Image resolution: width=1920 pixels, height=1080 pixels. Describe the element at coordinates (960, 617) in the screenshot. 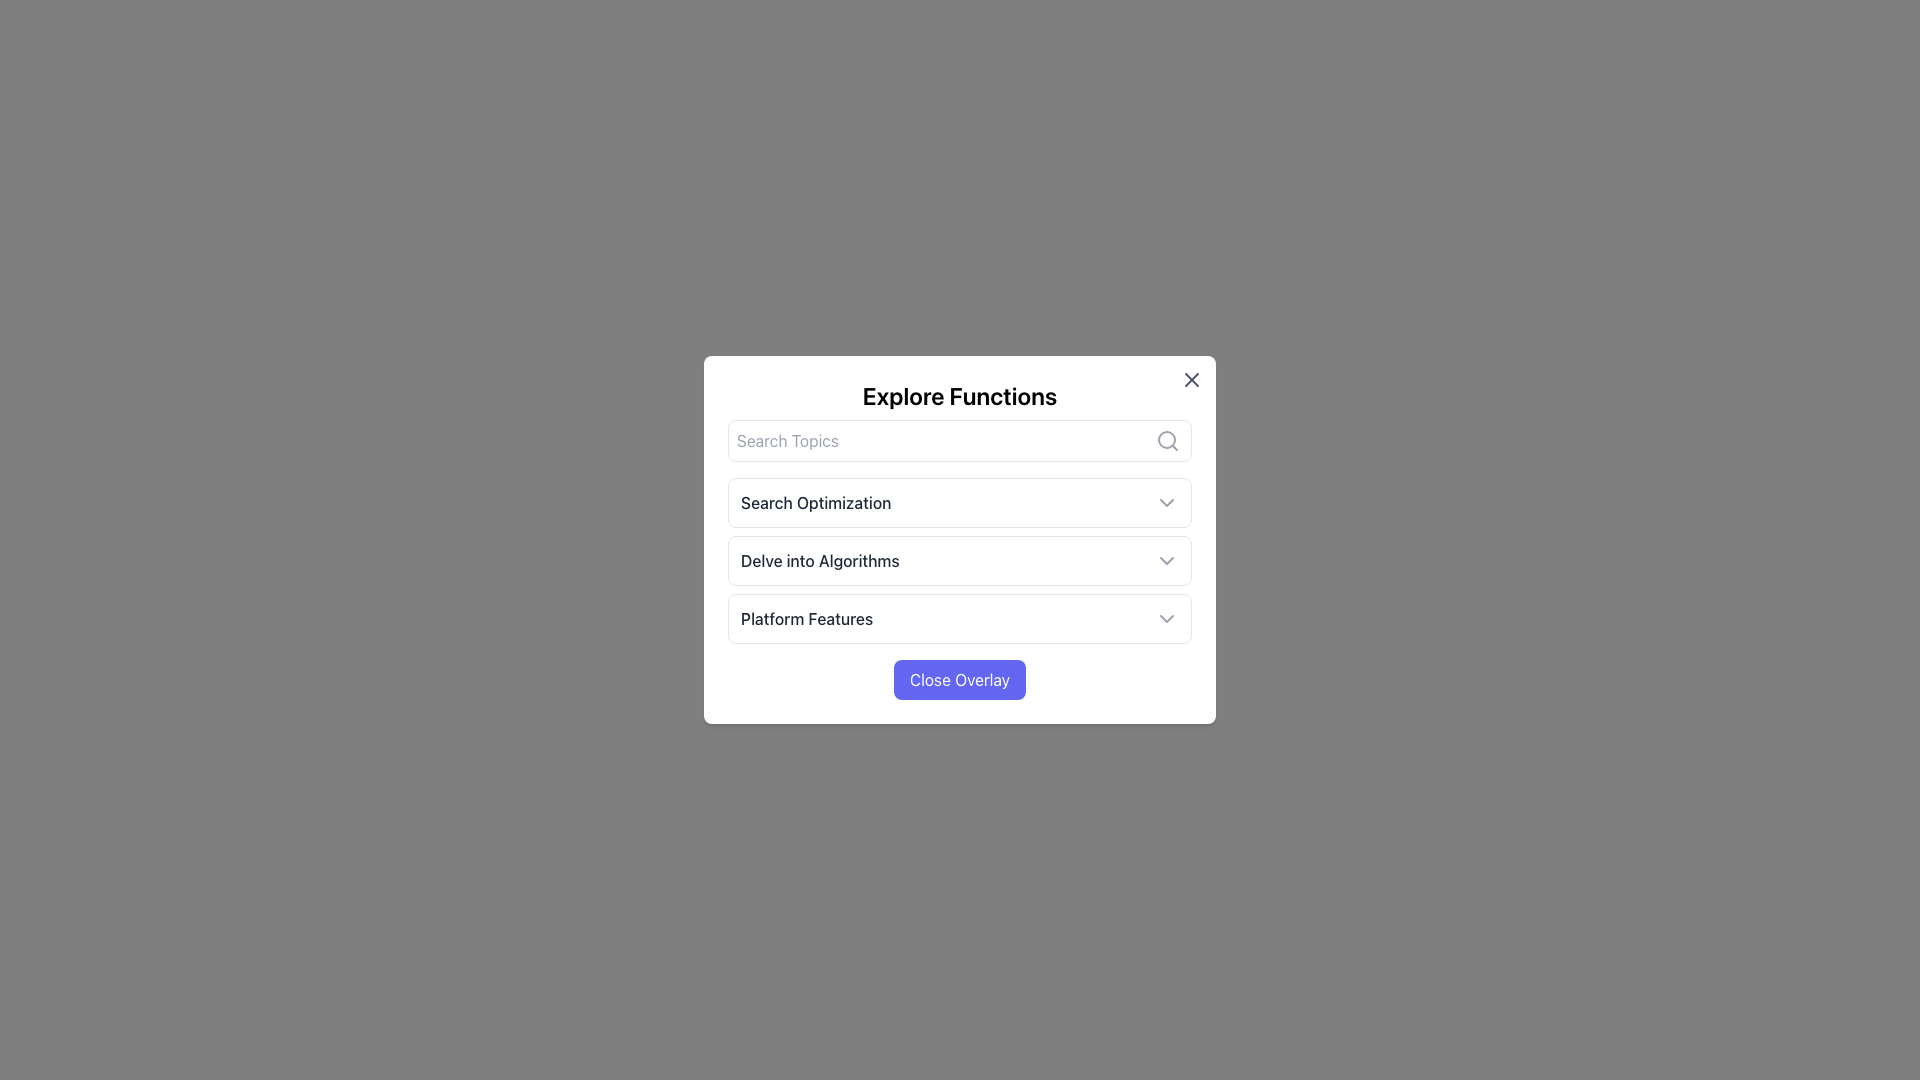

I see `the dropdown toggle button for 'Platform Features' located in the modal titled 'Explore Functions'` at that location.